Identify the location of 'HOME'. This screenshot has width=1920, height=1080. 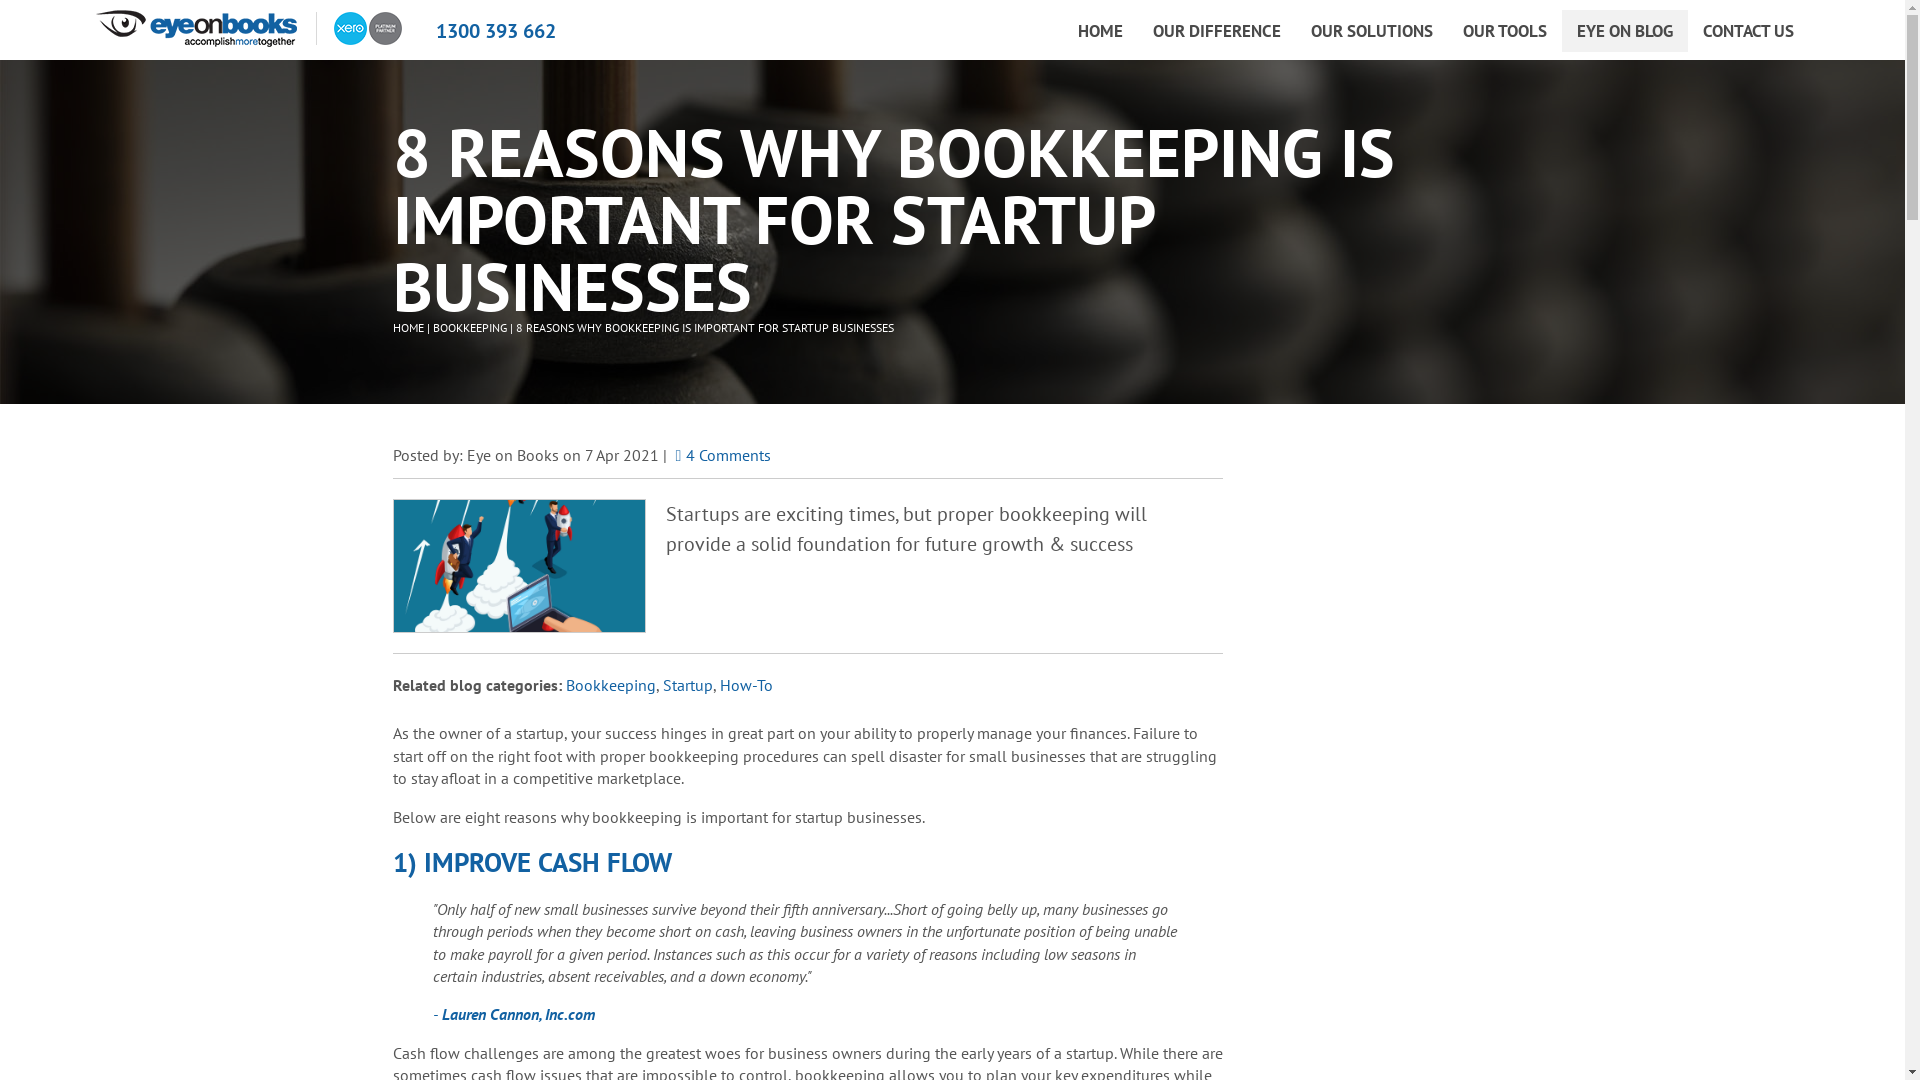
(1099, 30).